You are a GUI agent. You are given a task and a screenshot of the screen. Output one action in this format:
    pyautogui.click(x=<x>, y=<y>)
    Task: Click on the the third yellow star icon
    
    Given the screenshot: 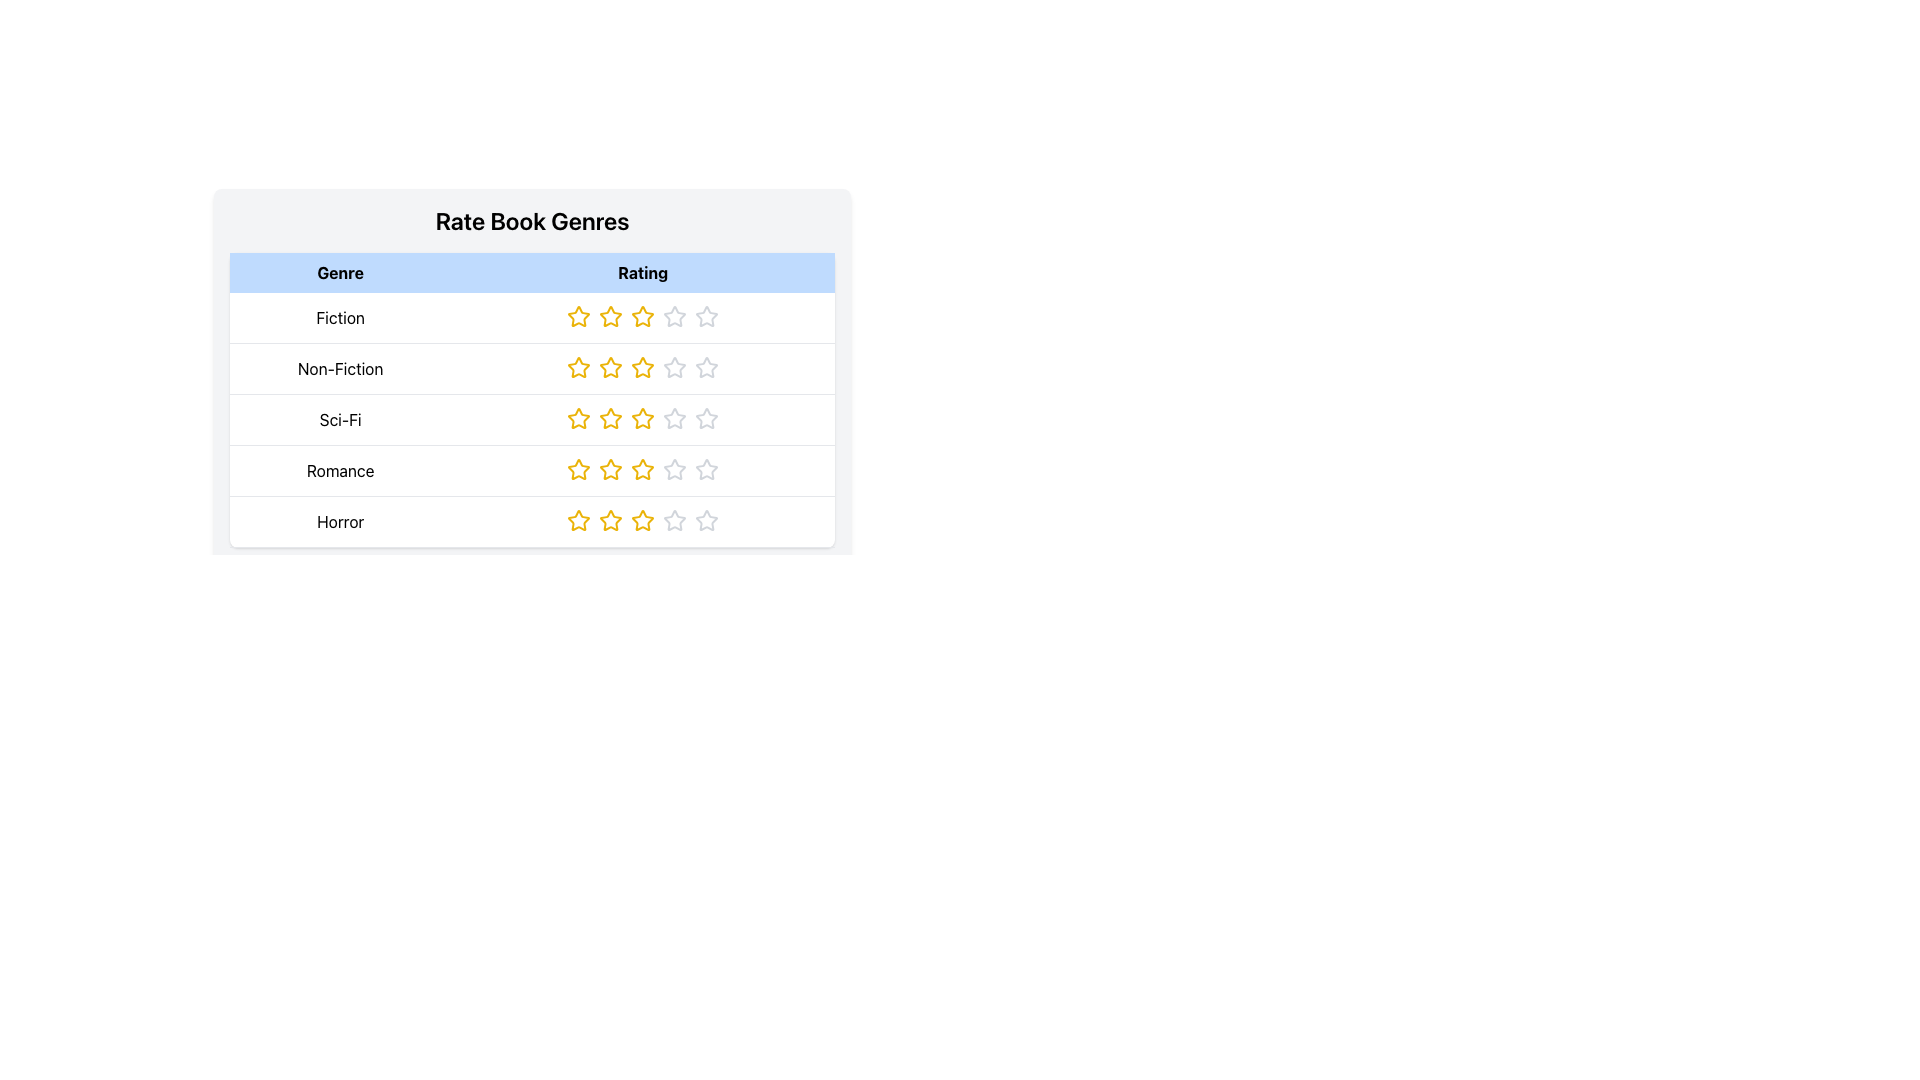 What is the action you would take?
    pyautogui.click(x=643, y=519)
    